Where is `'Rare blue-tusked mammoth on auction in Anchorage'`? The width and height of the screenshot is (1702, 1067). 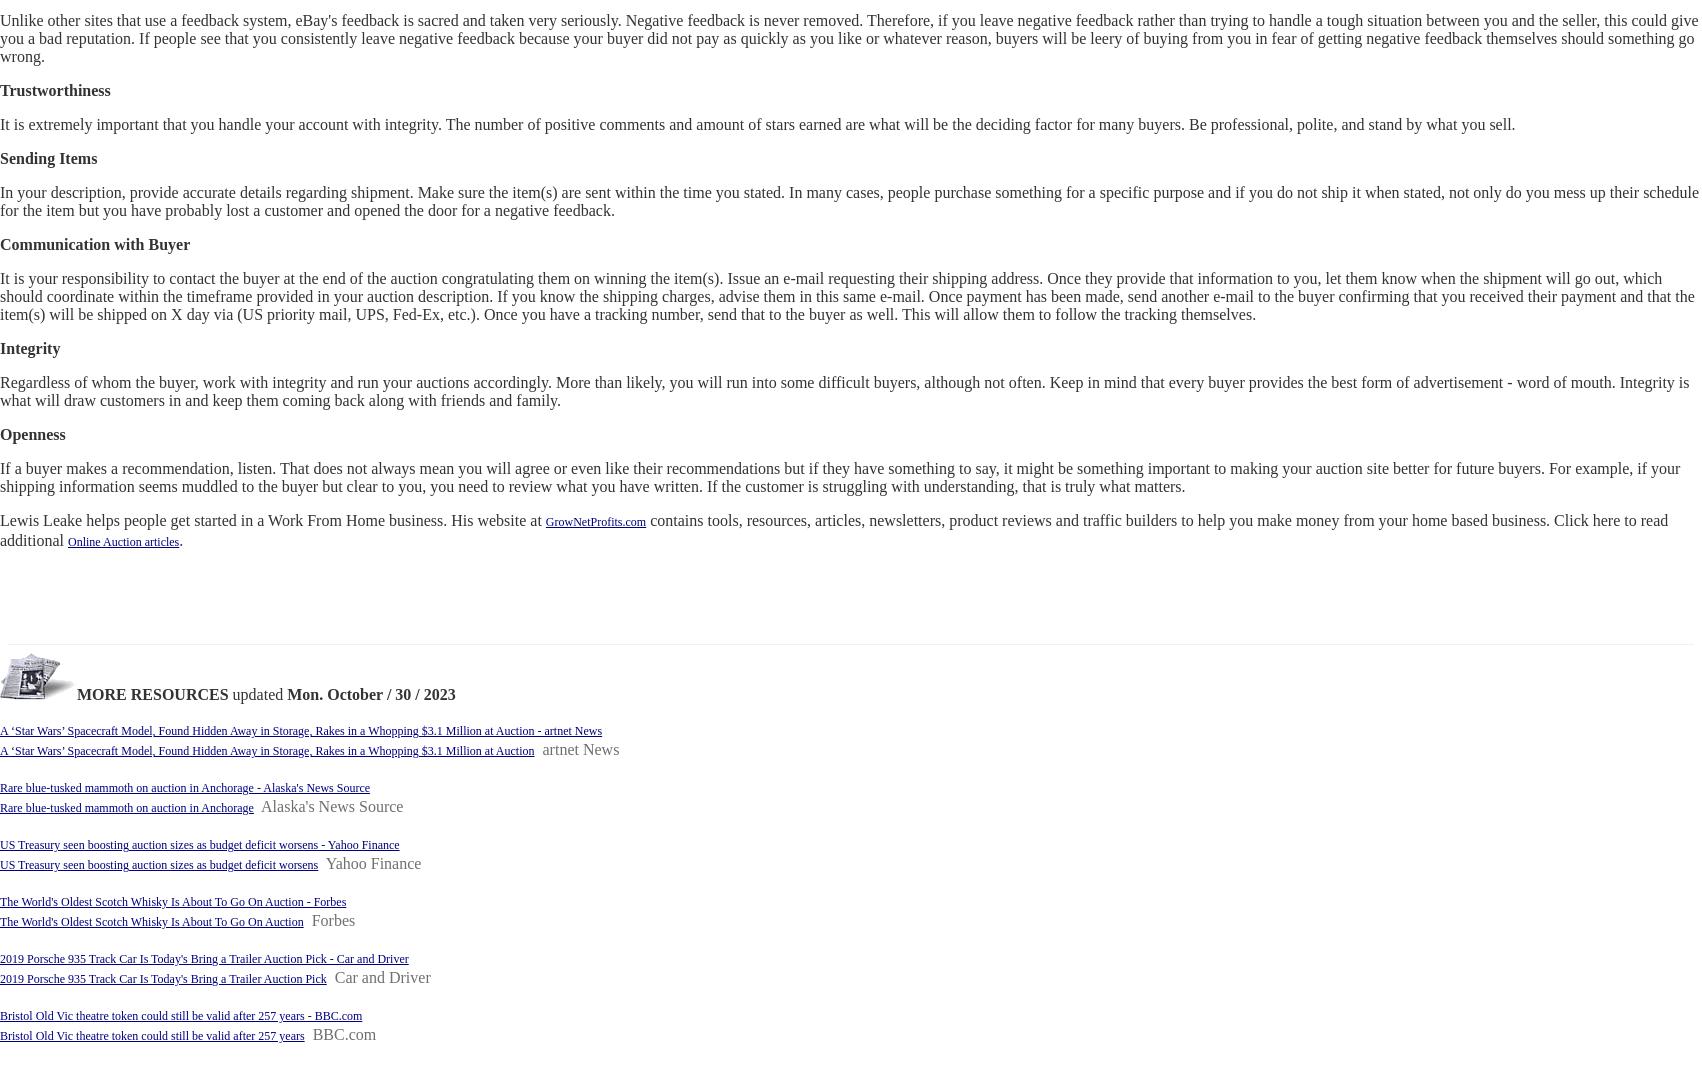 'Rare blue-tusked mammoth on auction in Anchorage' is located at coordinates (126, 807).